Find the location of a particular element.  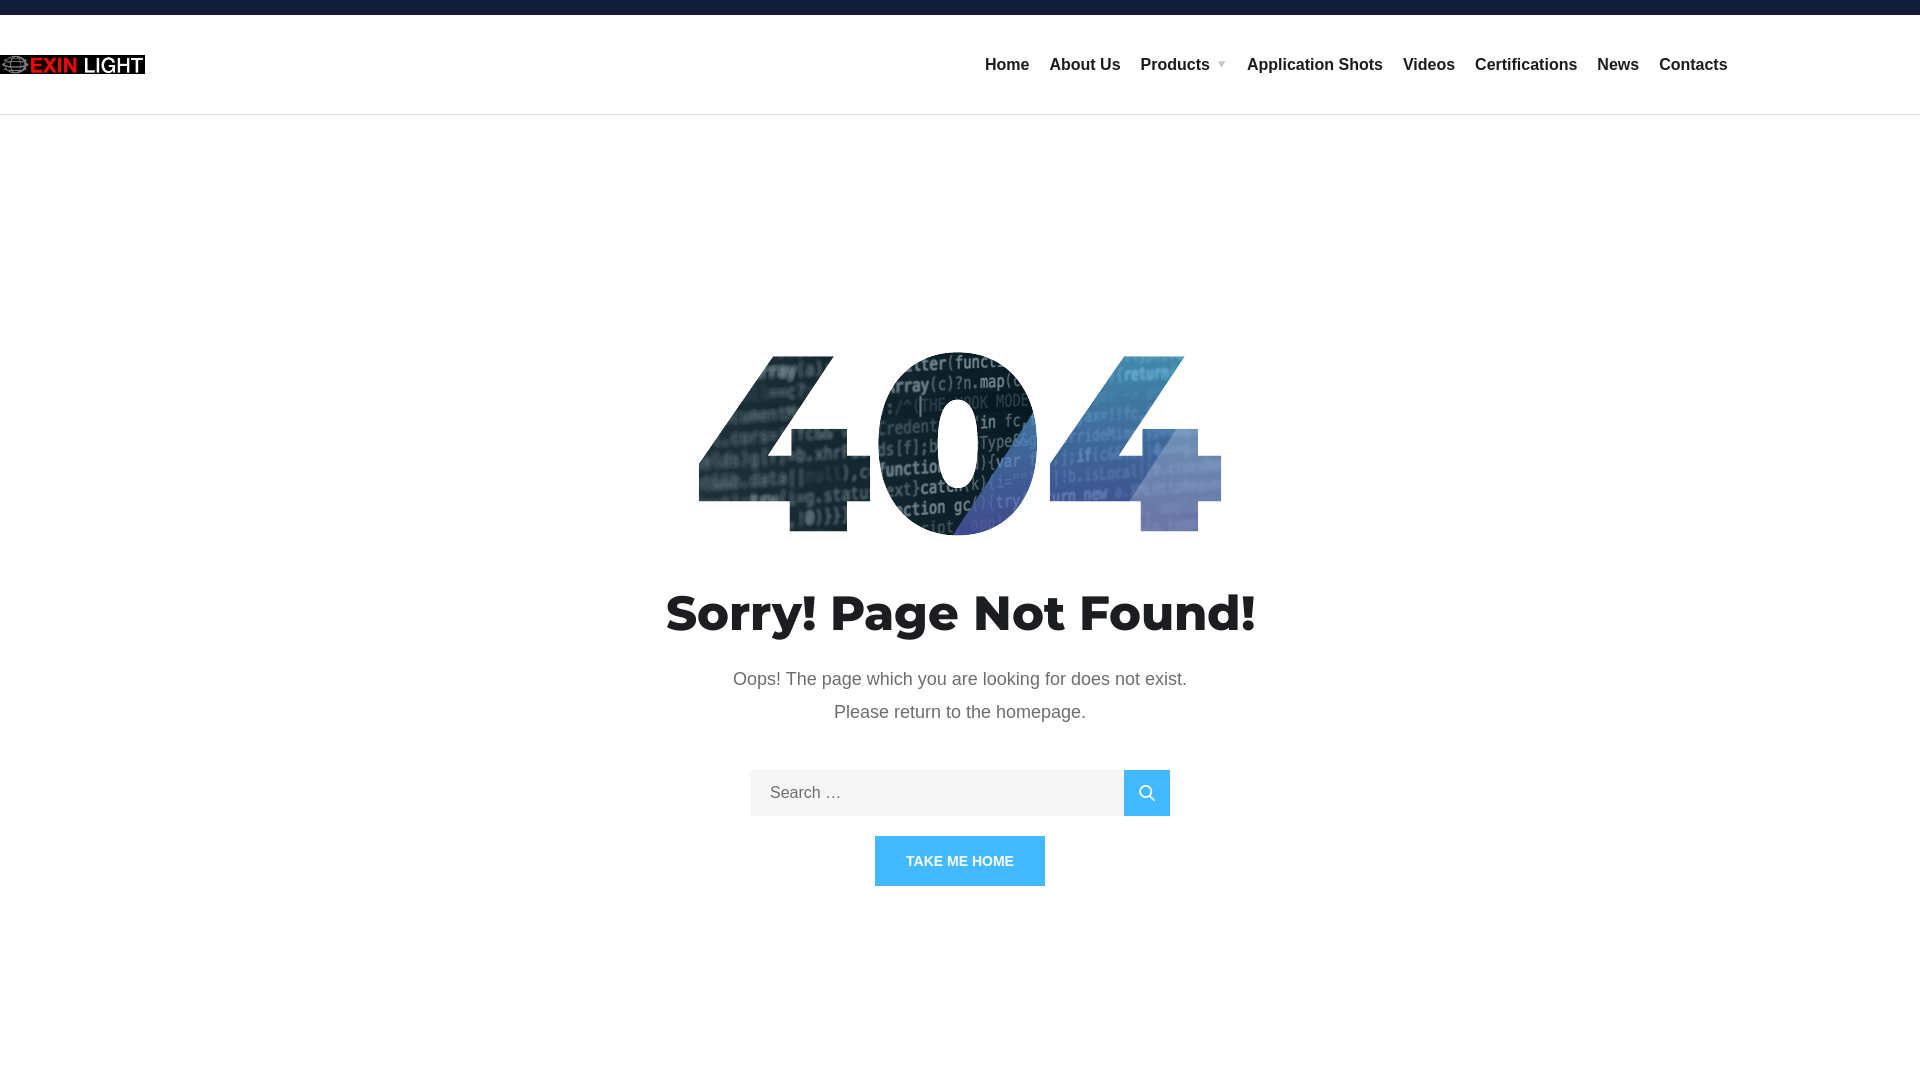

'Contacts' is located at coordinates (1692, 63).